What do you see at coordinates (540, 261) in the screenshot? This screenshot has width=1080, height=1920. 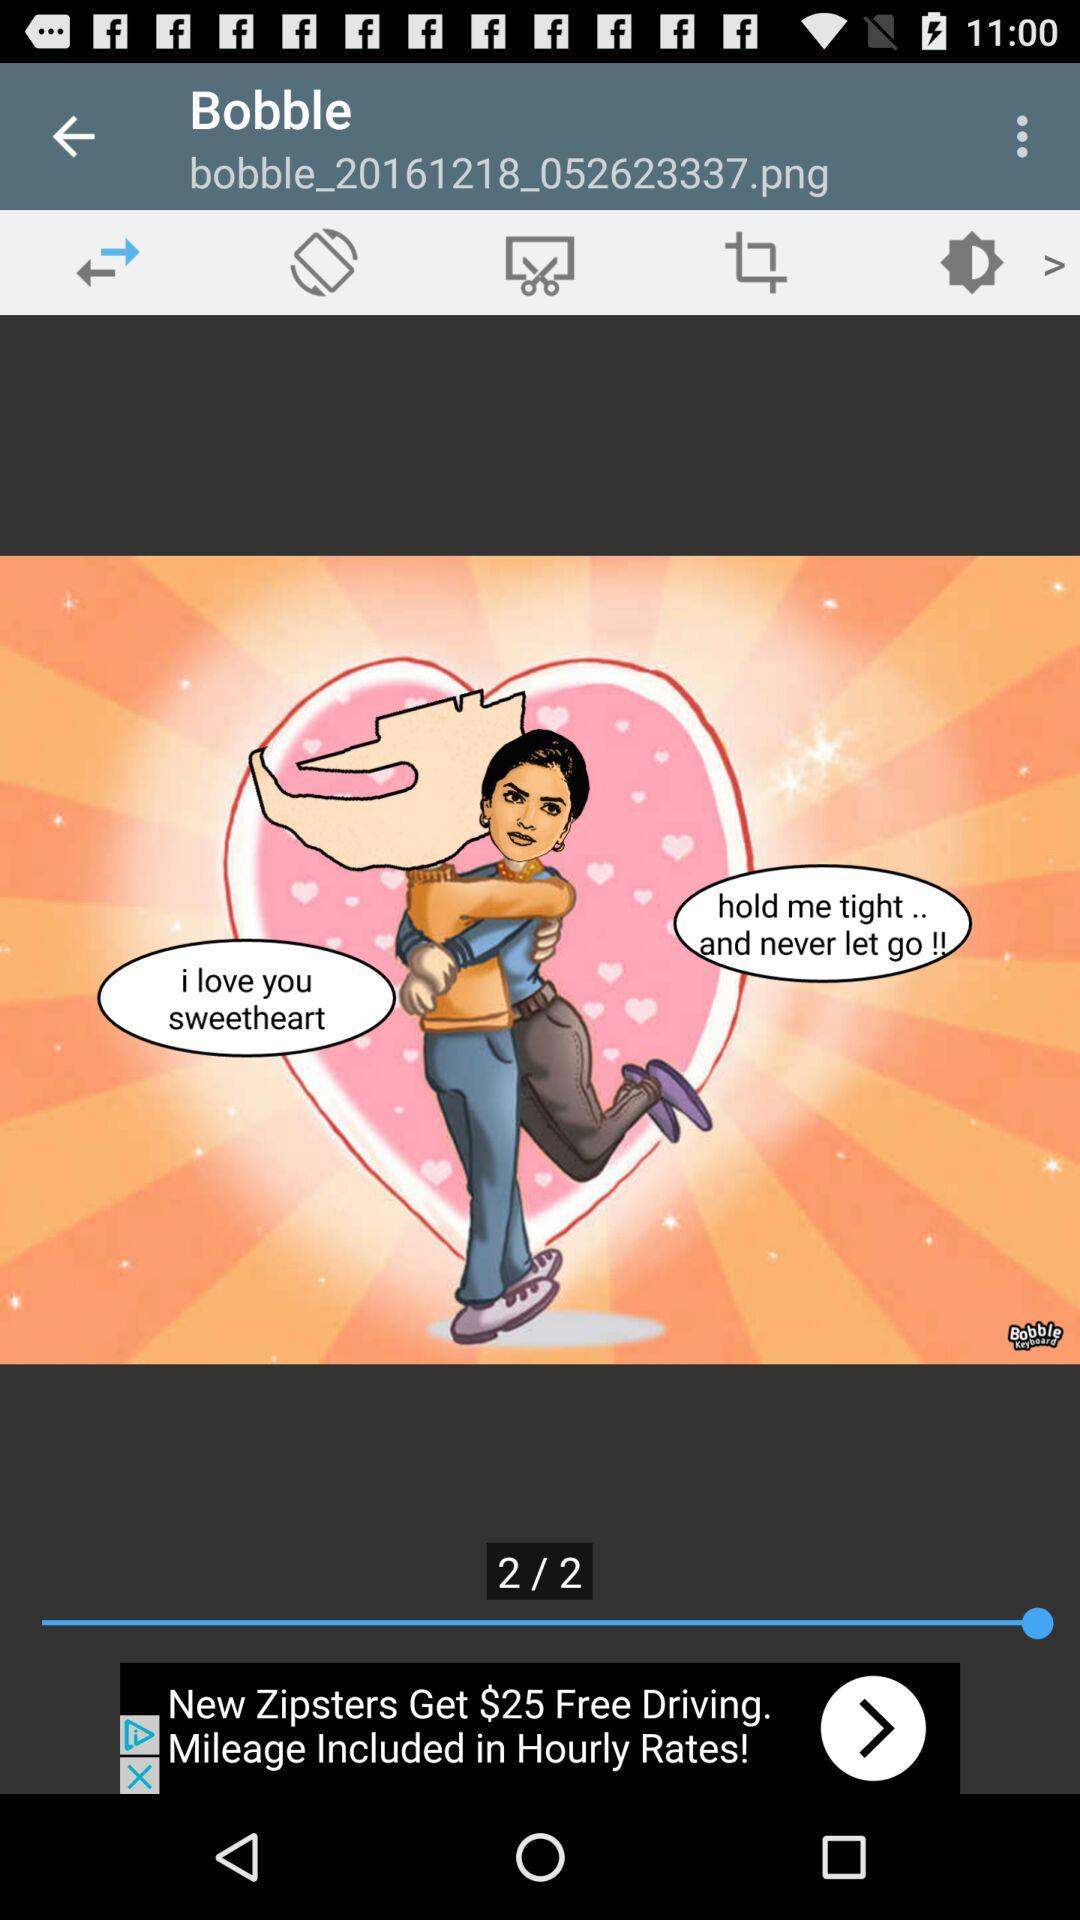 I see `cut the page` at bounding box center [540, 261].